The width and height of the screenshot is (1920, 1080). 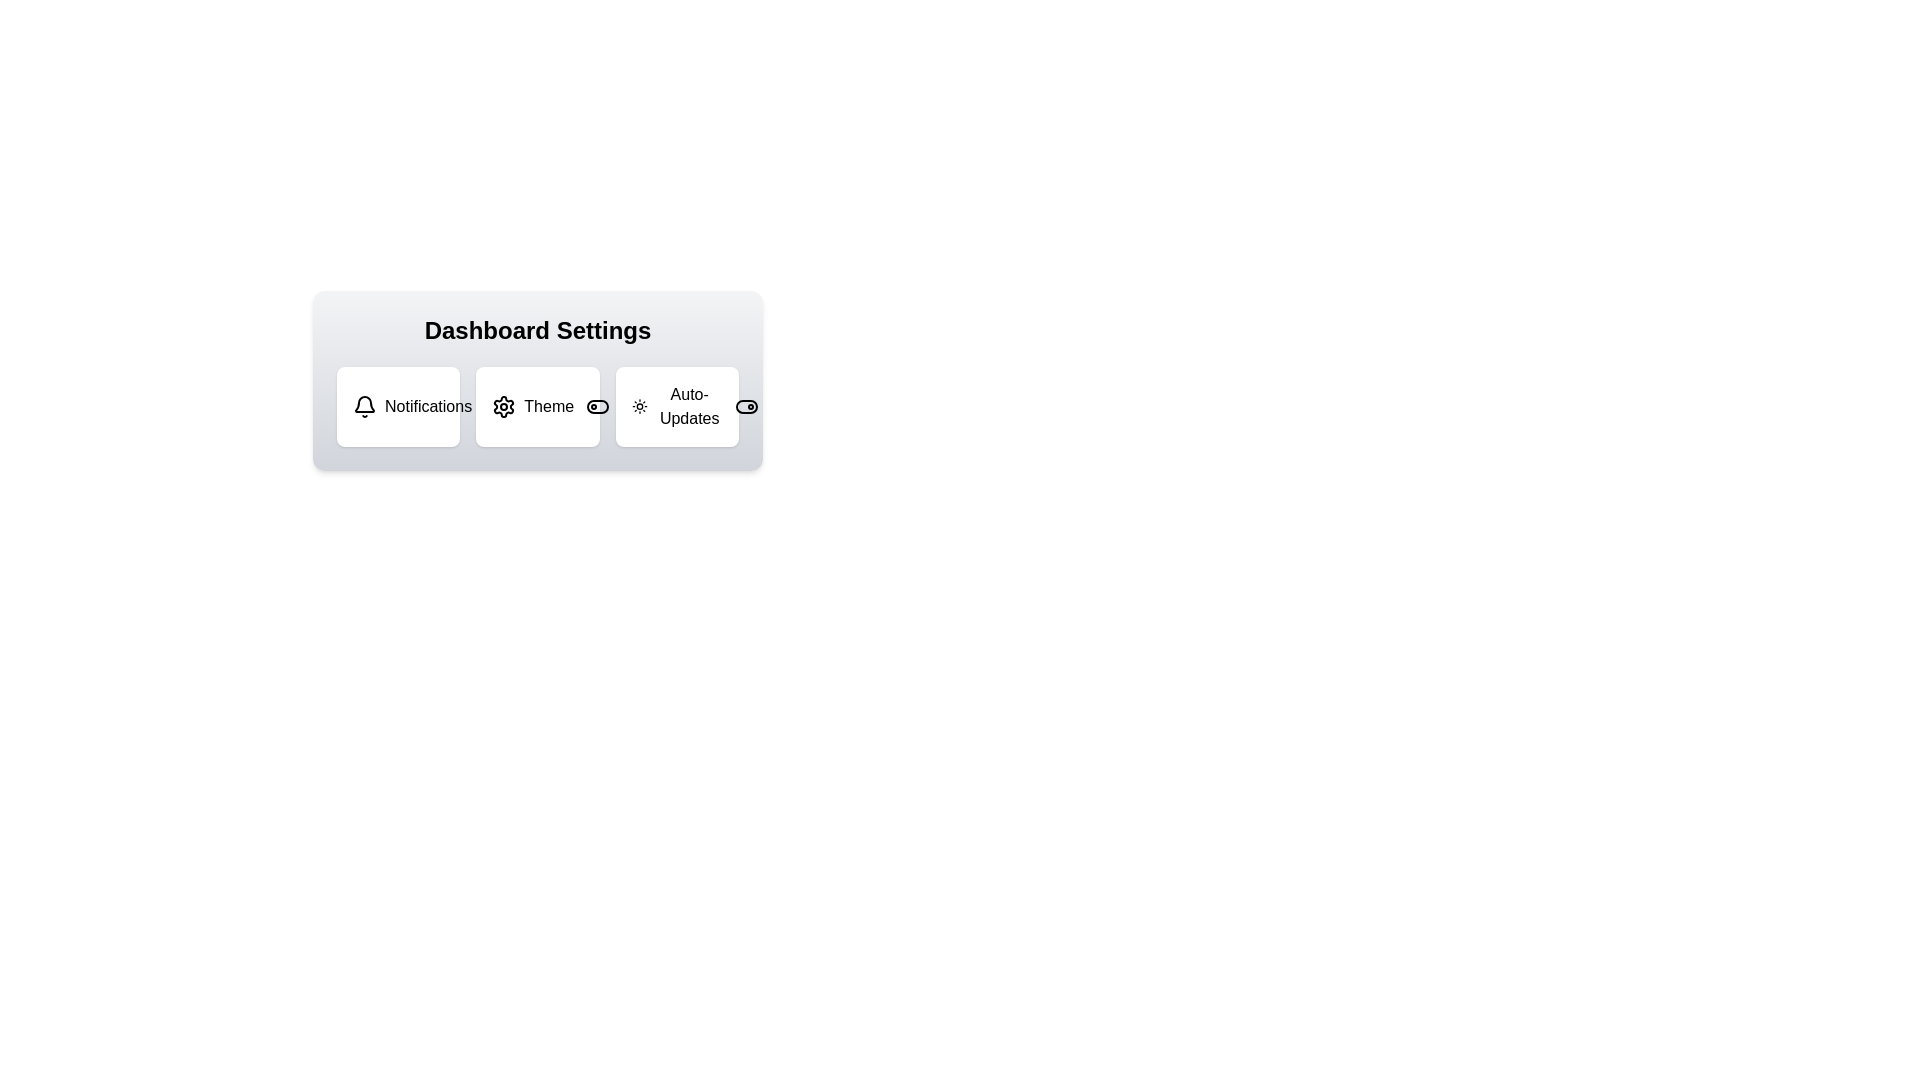 I want to click on the icon associated with Auto-Updates, so click(x=637, y=406).